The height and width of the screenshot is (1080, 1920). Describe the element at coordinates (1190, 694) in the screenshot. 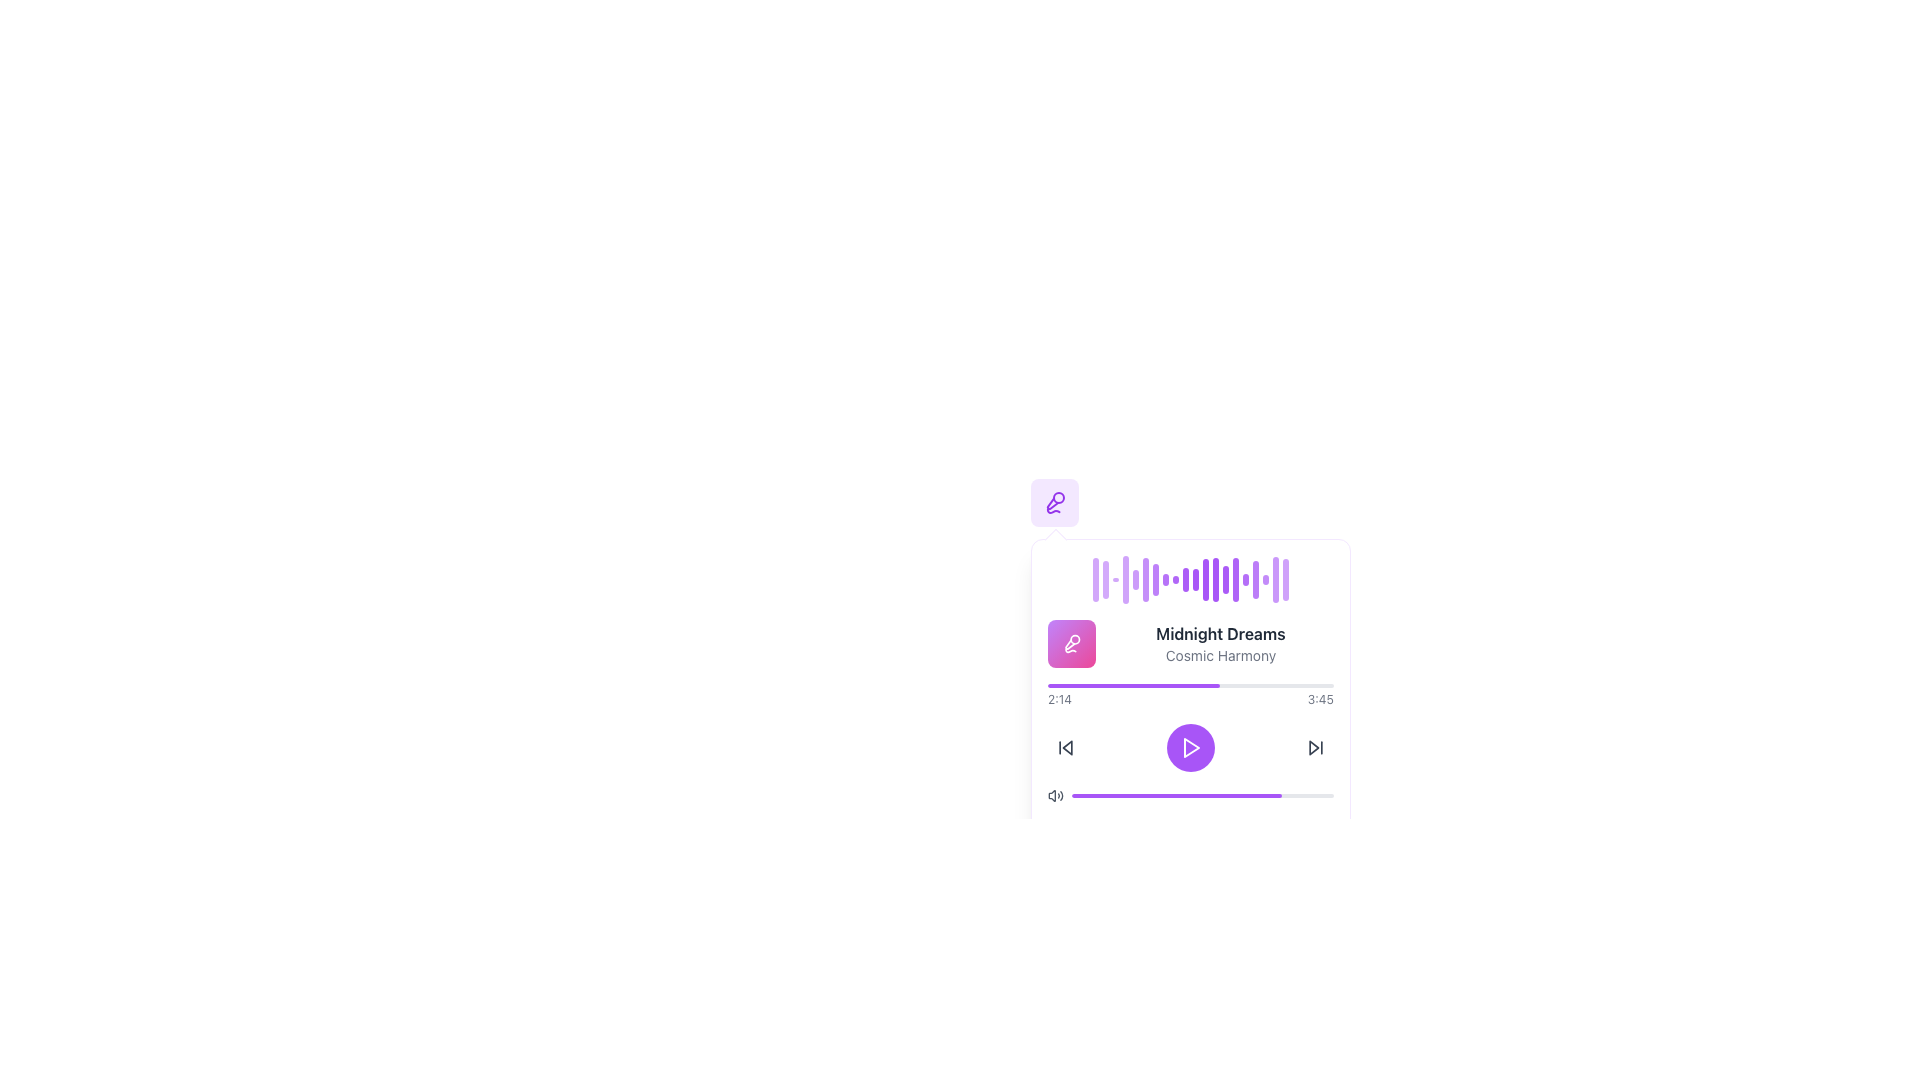

I see `the Progress Bar located centrally between the title and playback control buttons to move to a specific time` at that location.